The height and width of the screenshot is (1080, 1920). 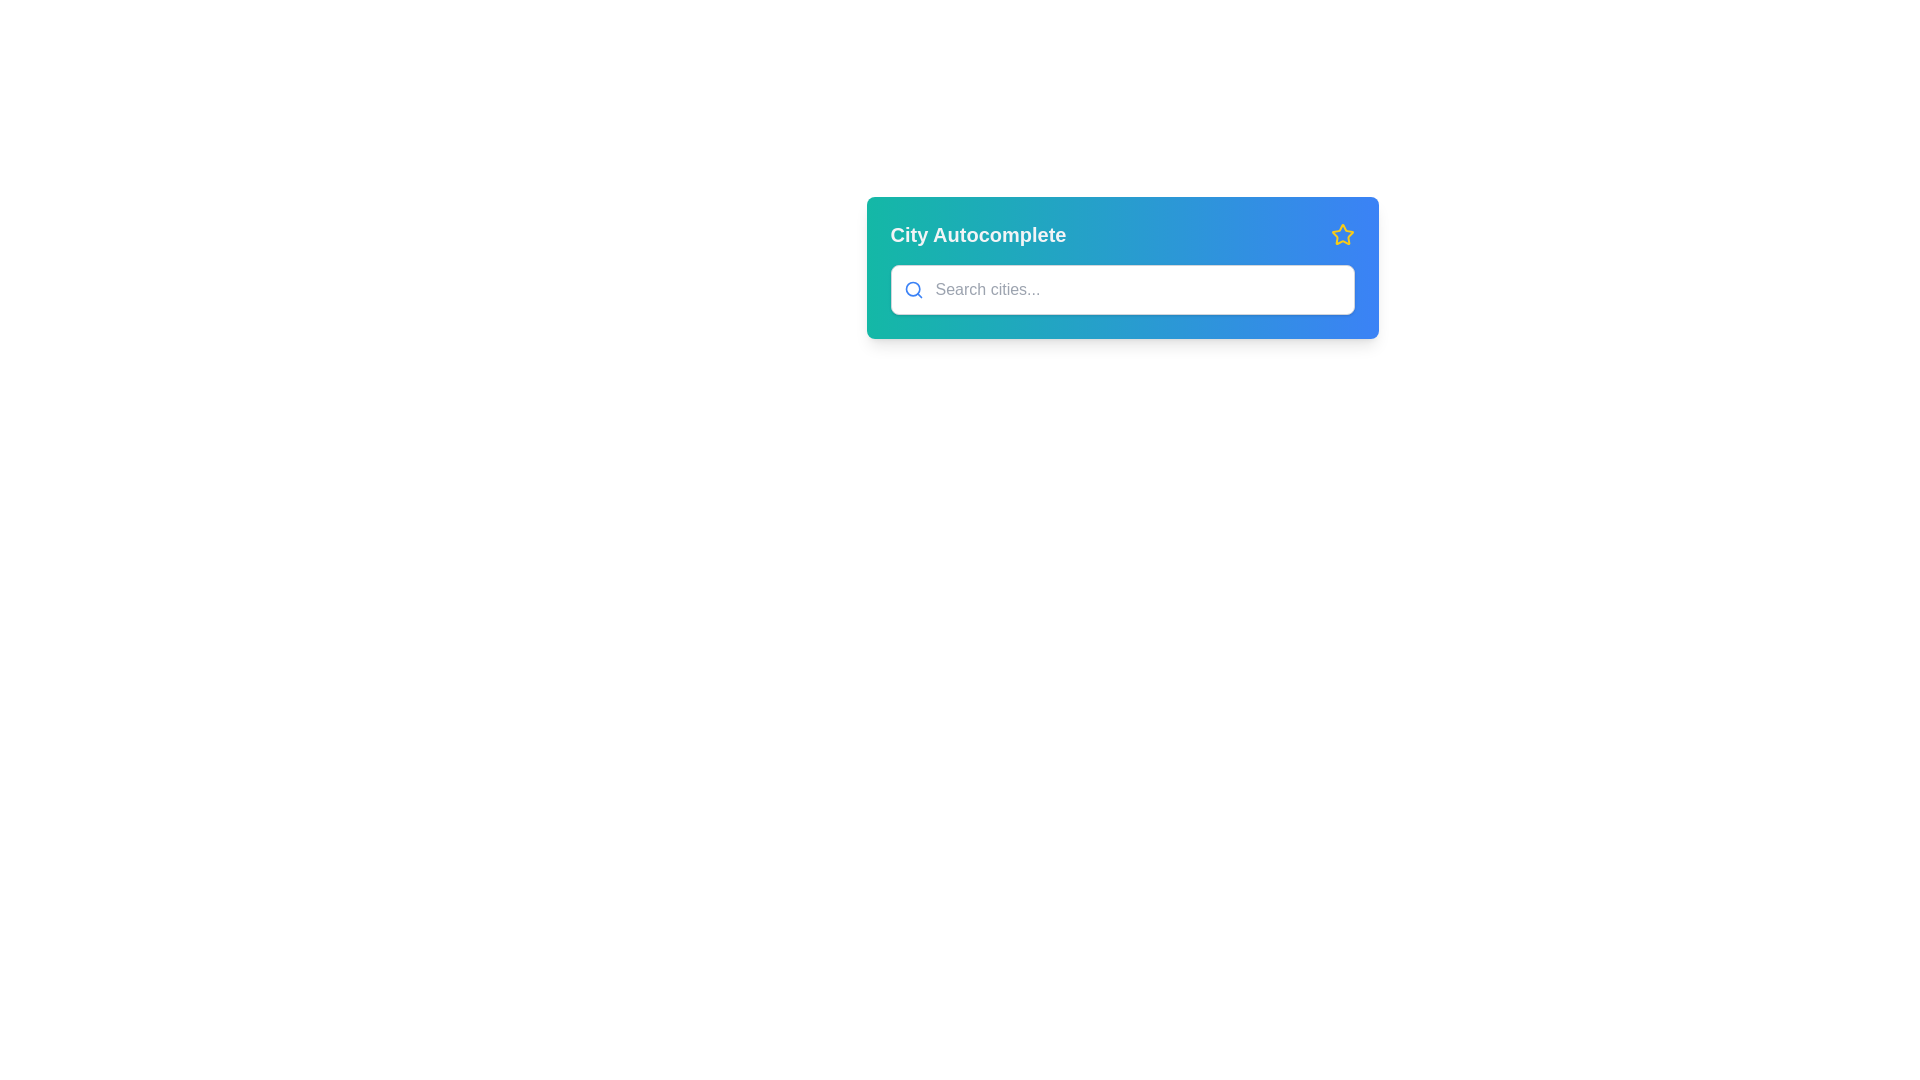 What do you see at coordinates (1342, 233) in the screenshot?
I see `the star-shaped icon with a yellow fill located in the top-right corner of the blue-gradient card labeled 'City Autocomplete'` at bounding box center [1342, 233].